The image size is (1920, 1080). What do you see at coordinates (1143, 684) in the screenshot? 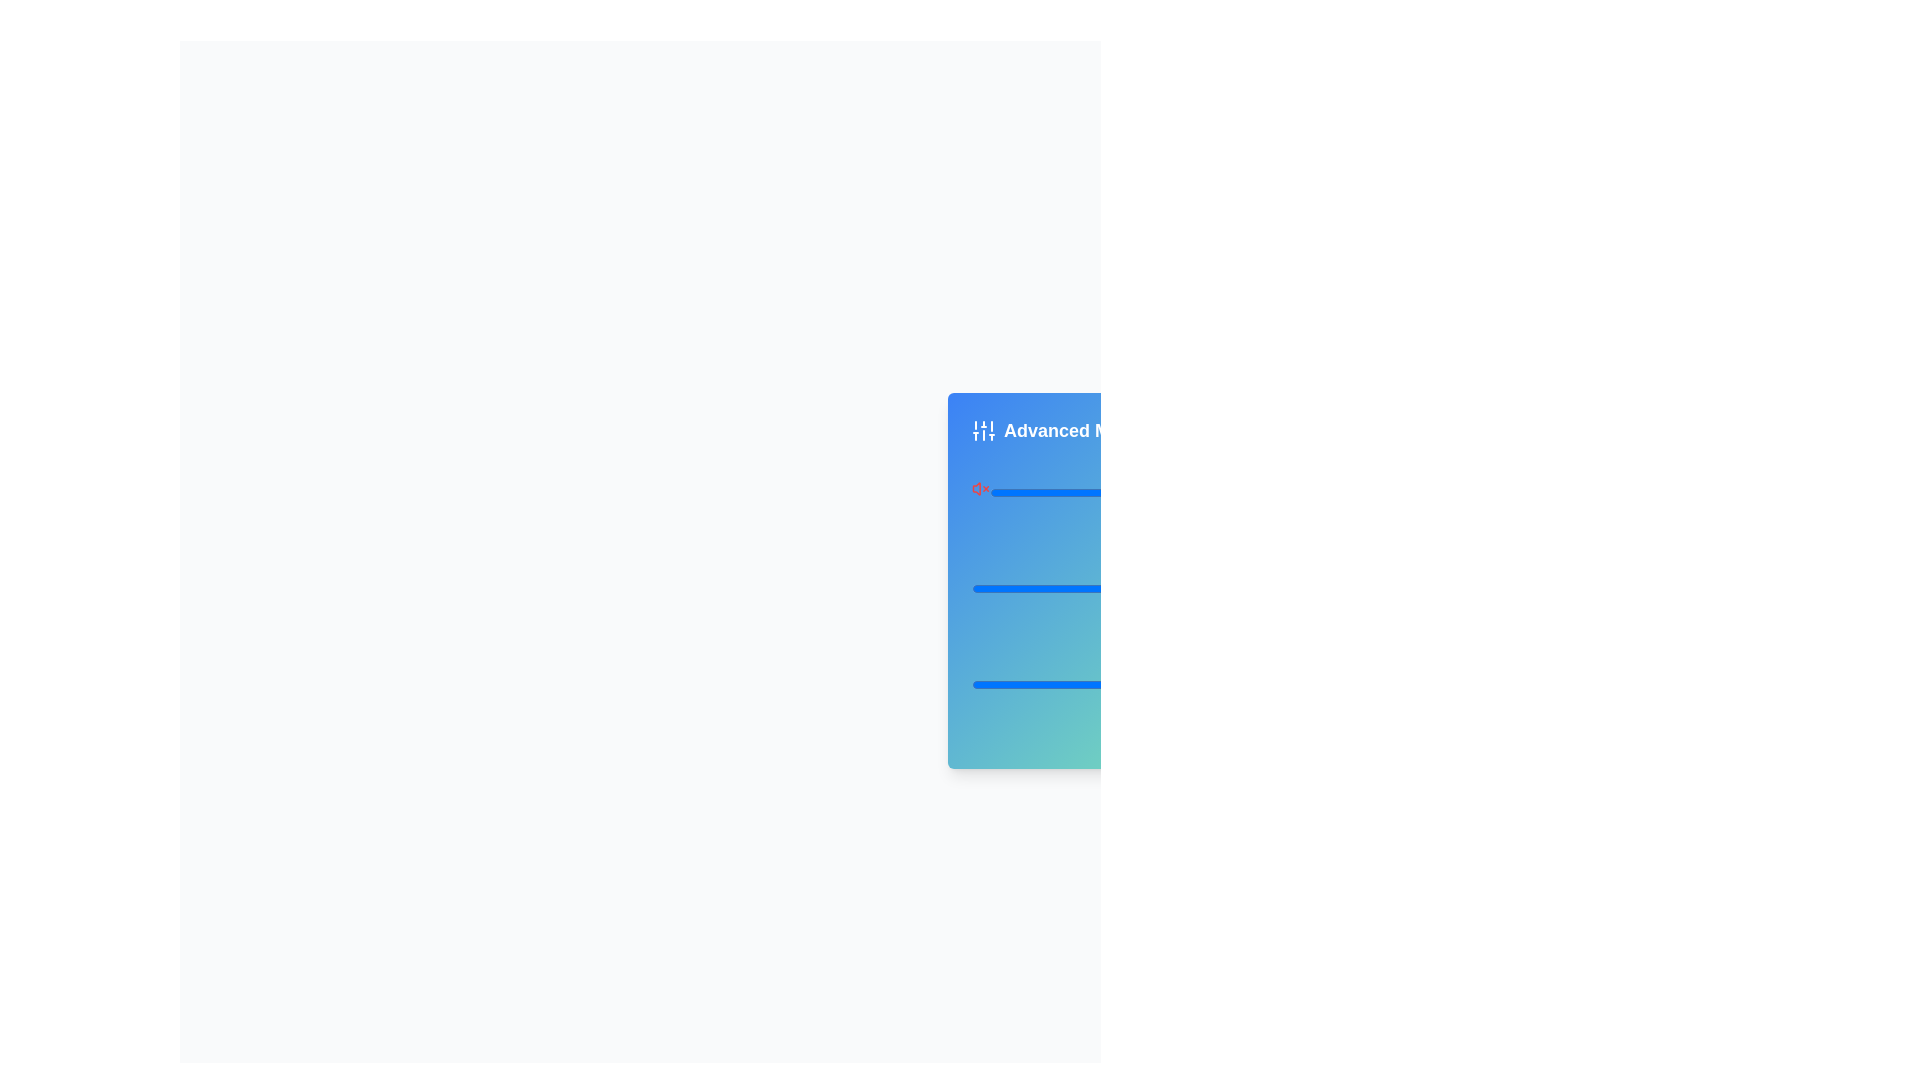
I see `the slider` at bounding box center [1143, 684].